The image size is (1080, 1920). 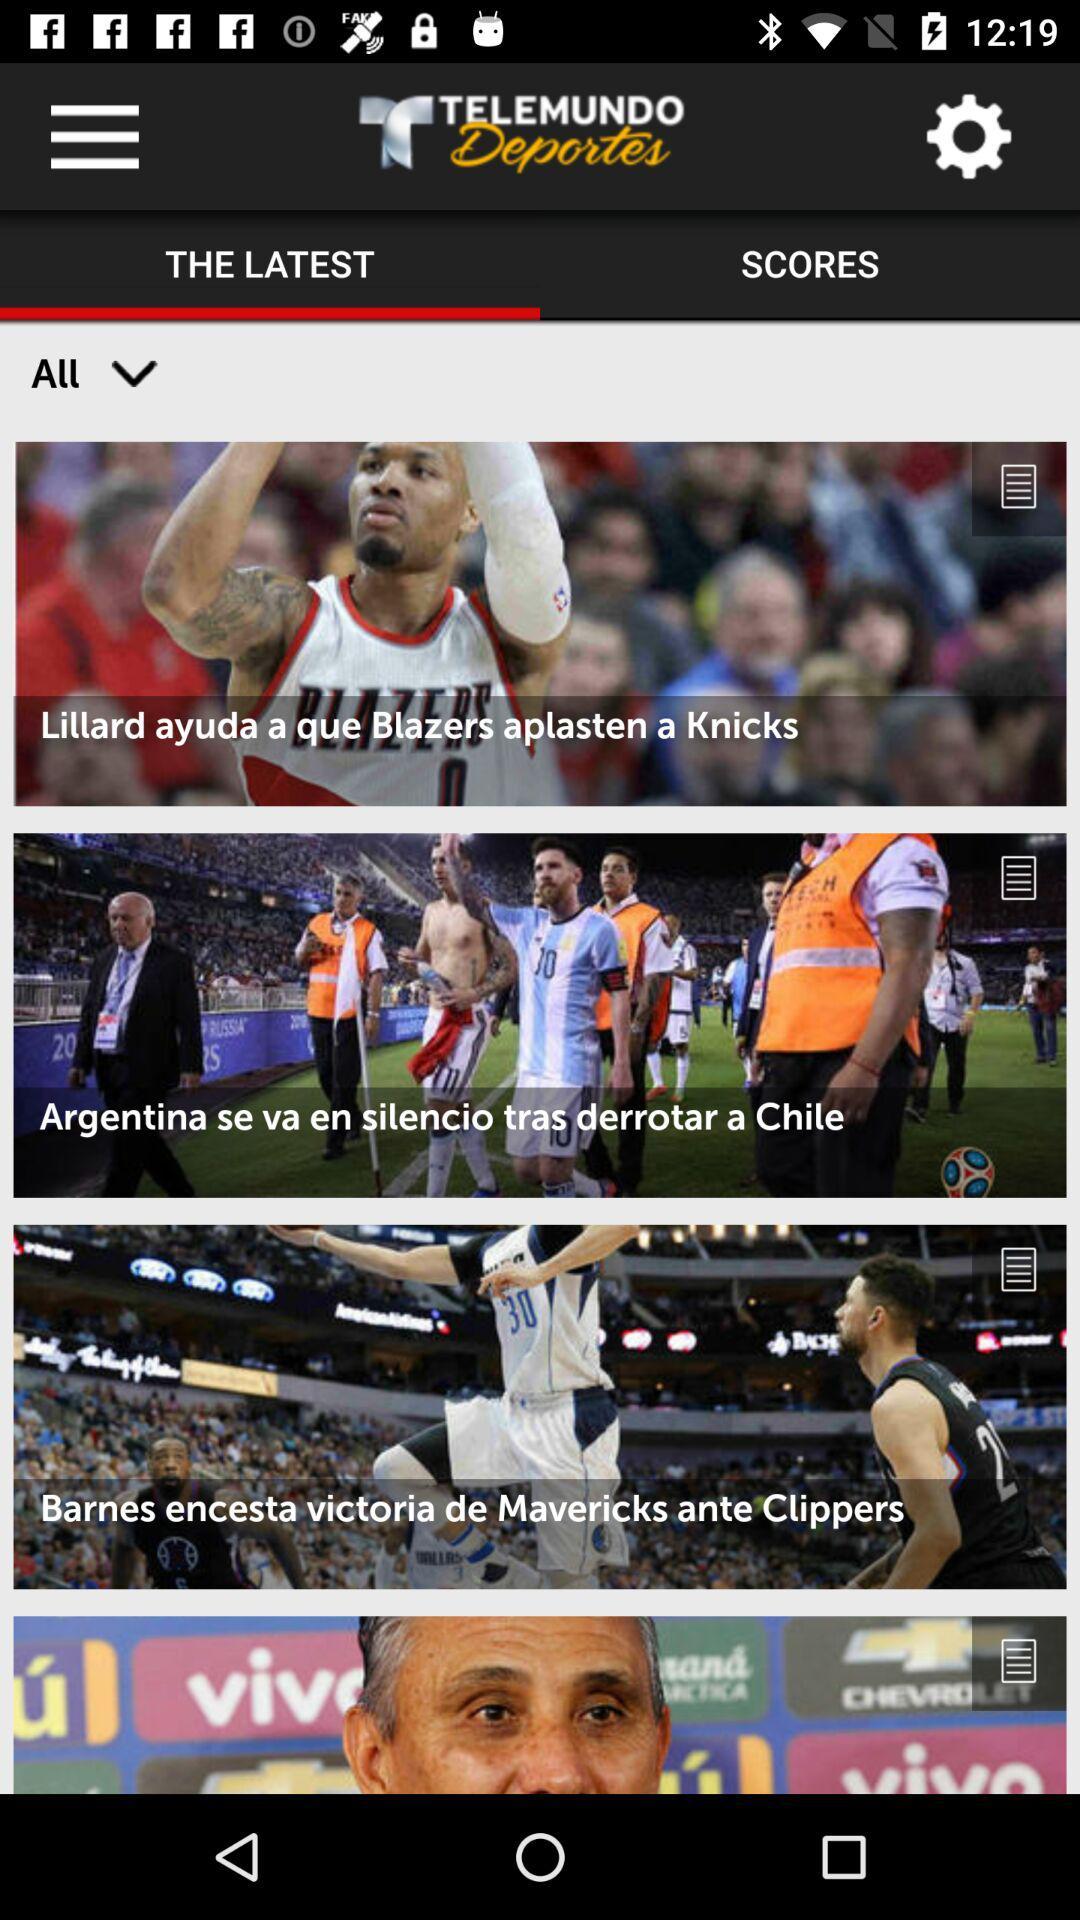 What do you see at coordinates (540, 1115) in the screenshot?
I see `the argentina se va icon` at bounding box center [540, 1115].